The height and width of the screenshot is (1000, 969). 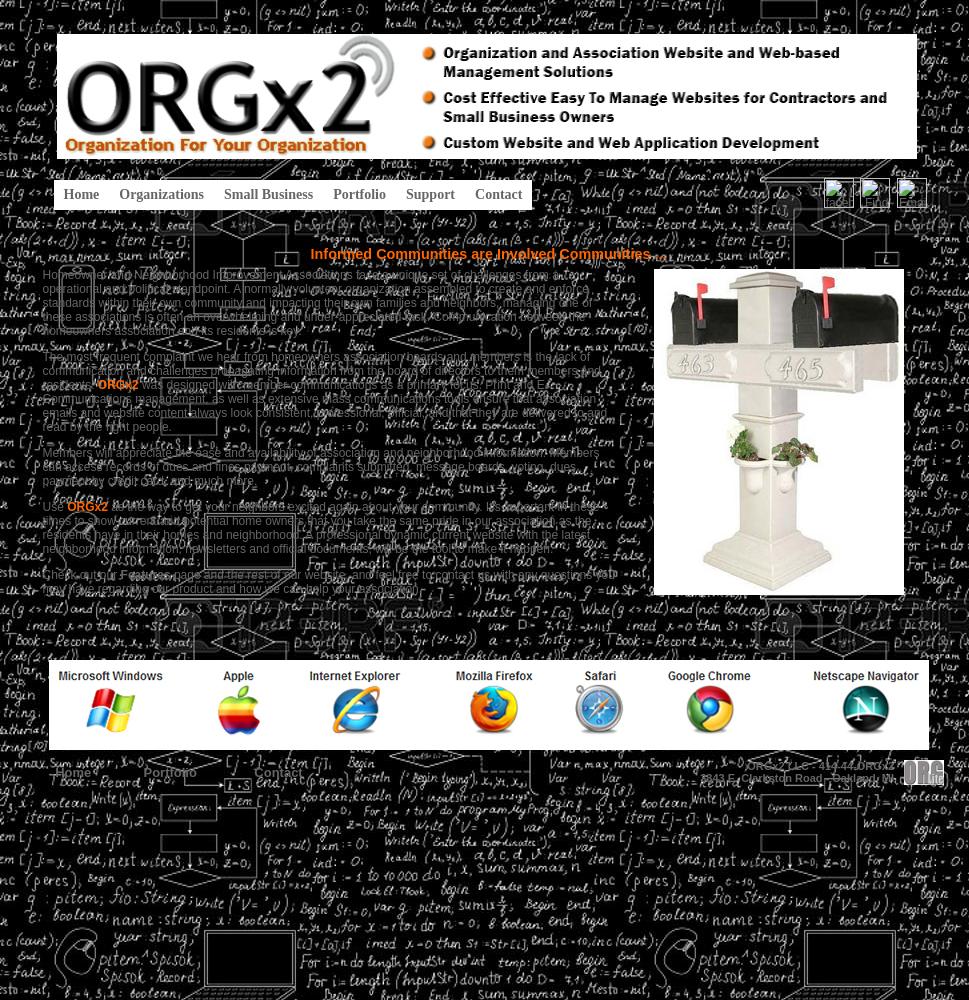 I want to click on 'Use', so click(x=53, y=507).